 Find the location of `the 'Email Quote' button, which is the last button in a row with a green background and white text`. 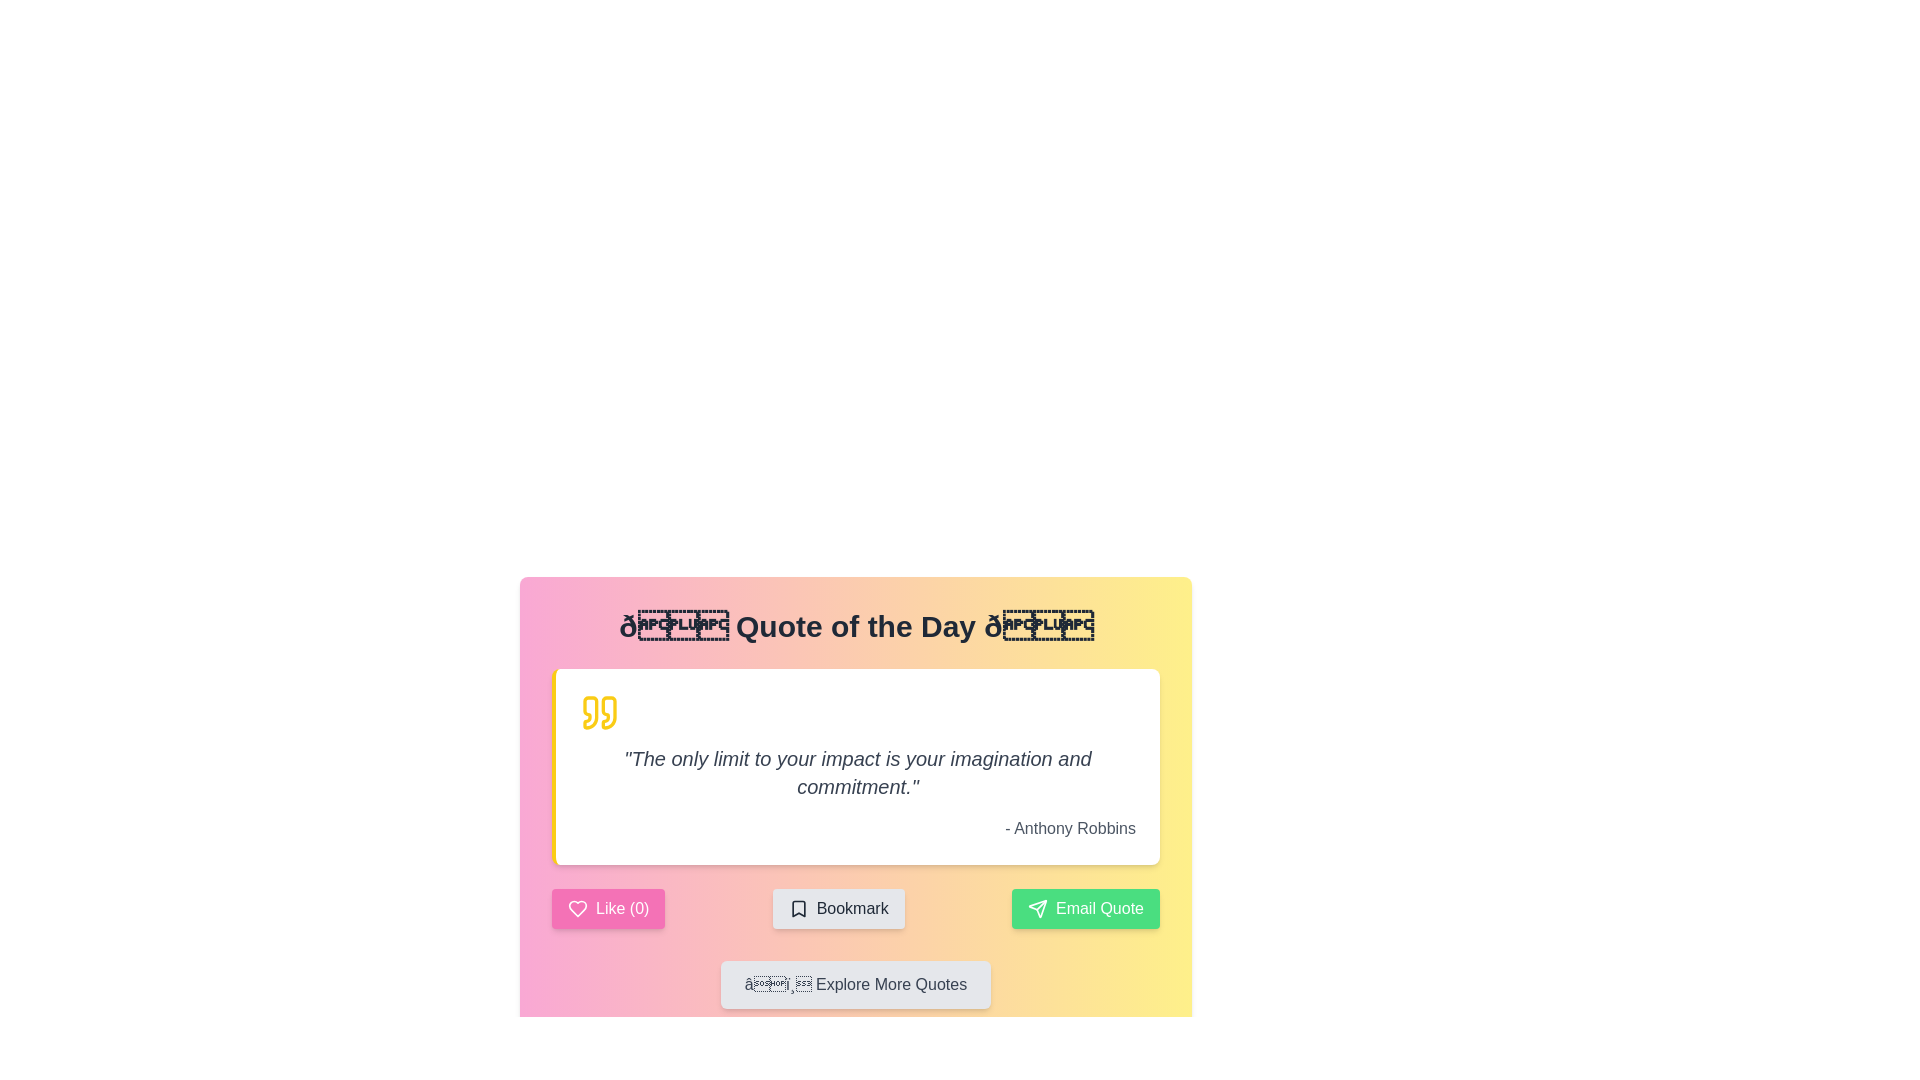

the 'Email Quote' button, which is the last button in a row with a green background and white text is located at coordinates (1084, 909).